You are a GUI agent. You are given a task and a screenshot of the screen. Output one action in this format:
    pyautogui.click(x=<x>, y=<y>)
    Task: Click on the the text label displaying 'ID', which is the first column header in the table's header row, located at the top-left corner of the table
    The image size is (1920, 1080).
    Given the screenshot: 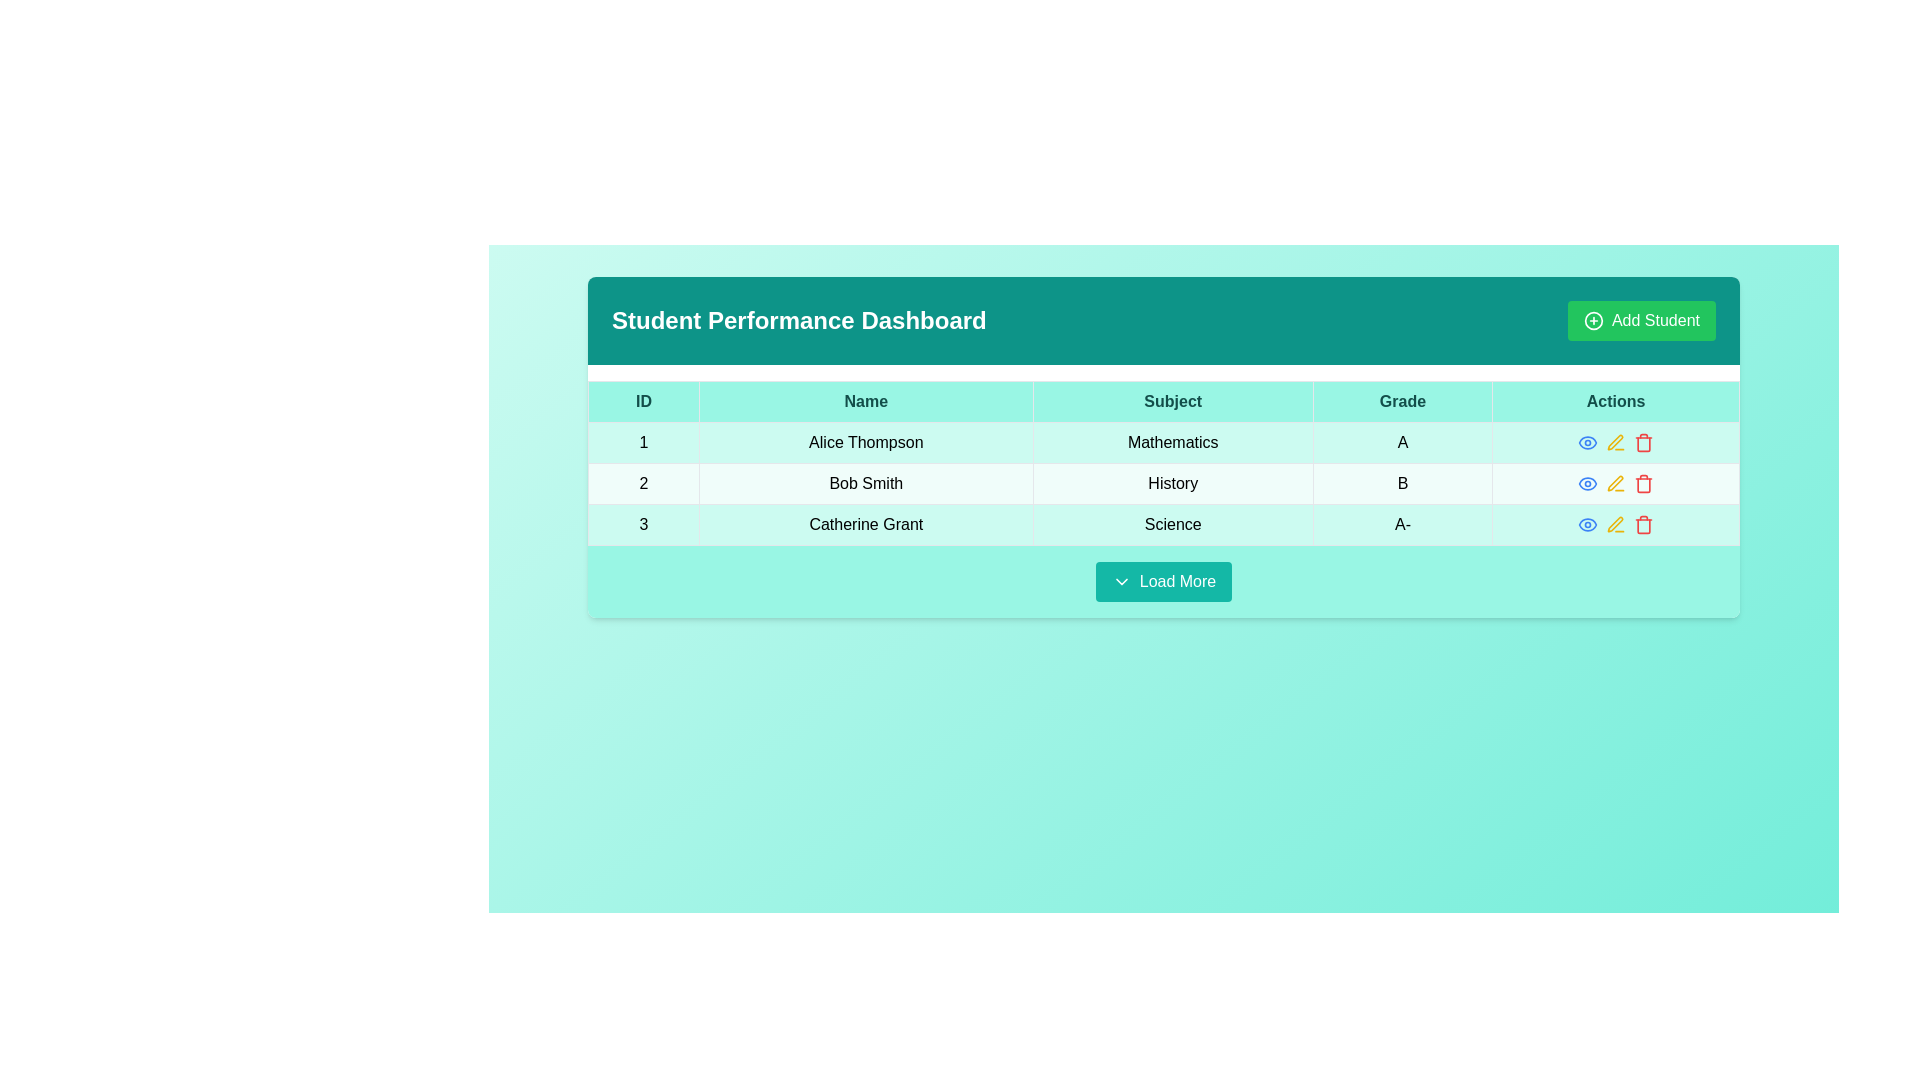 What is the action you would take?
    pyautogui.click(x=643, y=401)
    